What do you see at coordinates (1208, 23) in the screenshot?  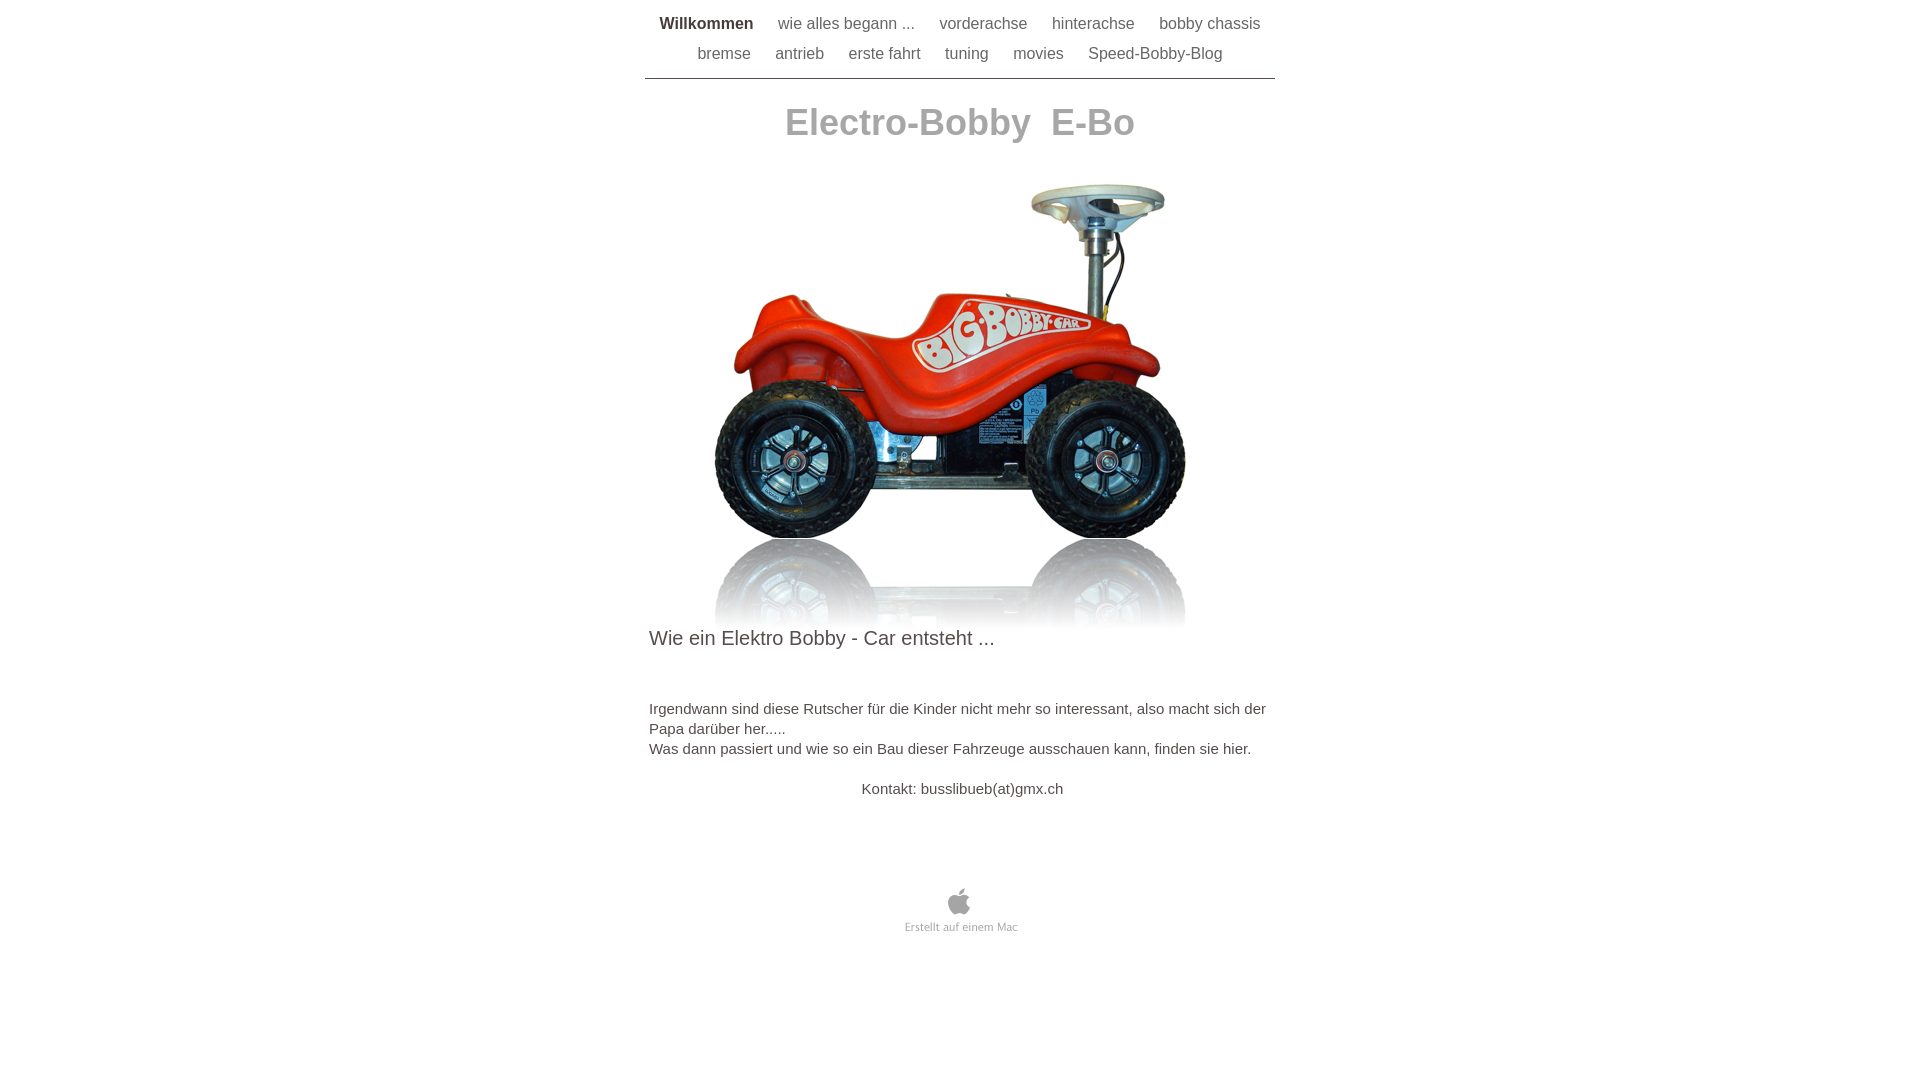 I see `'bobby chassis'` at bounding box center [1208, 23].